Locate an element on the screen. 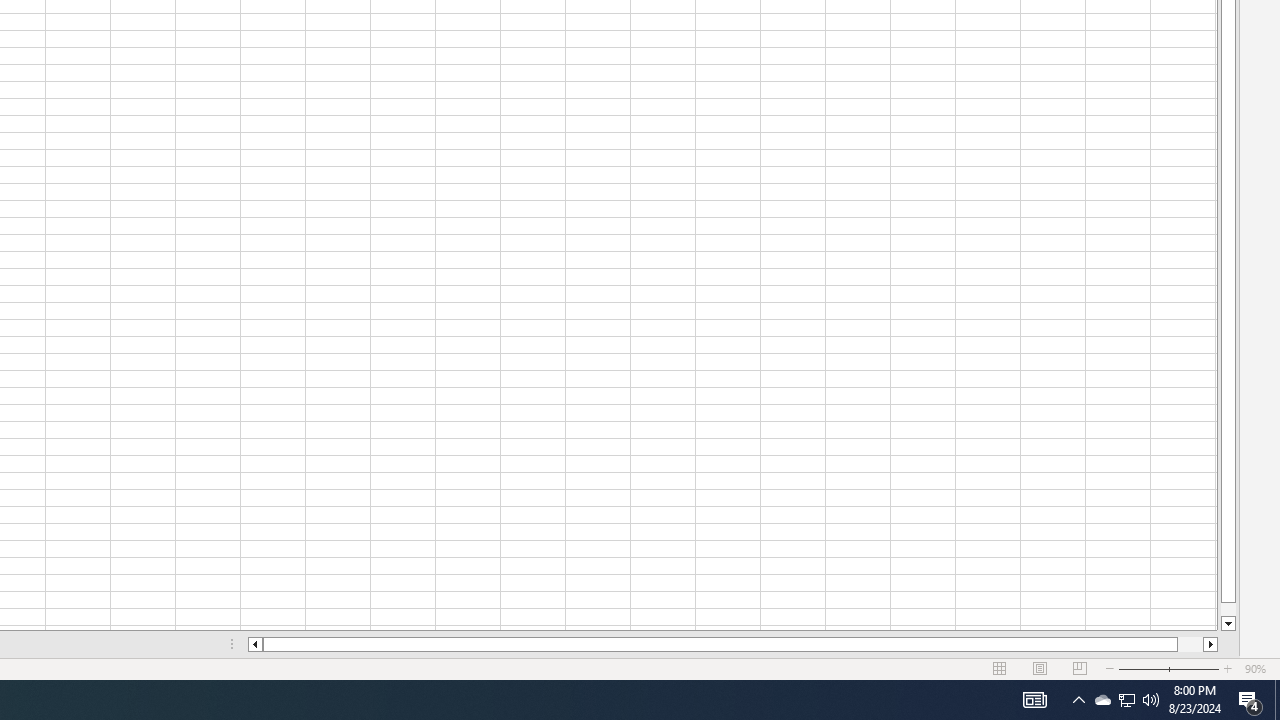 This screenshot has height=720, width=1280. 'Page Break Preview' is located at coordinates (1078, 669).